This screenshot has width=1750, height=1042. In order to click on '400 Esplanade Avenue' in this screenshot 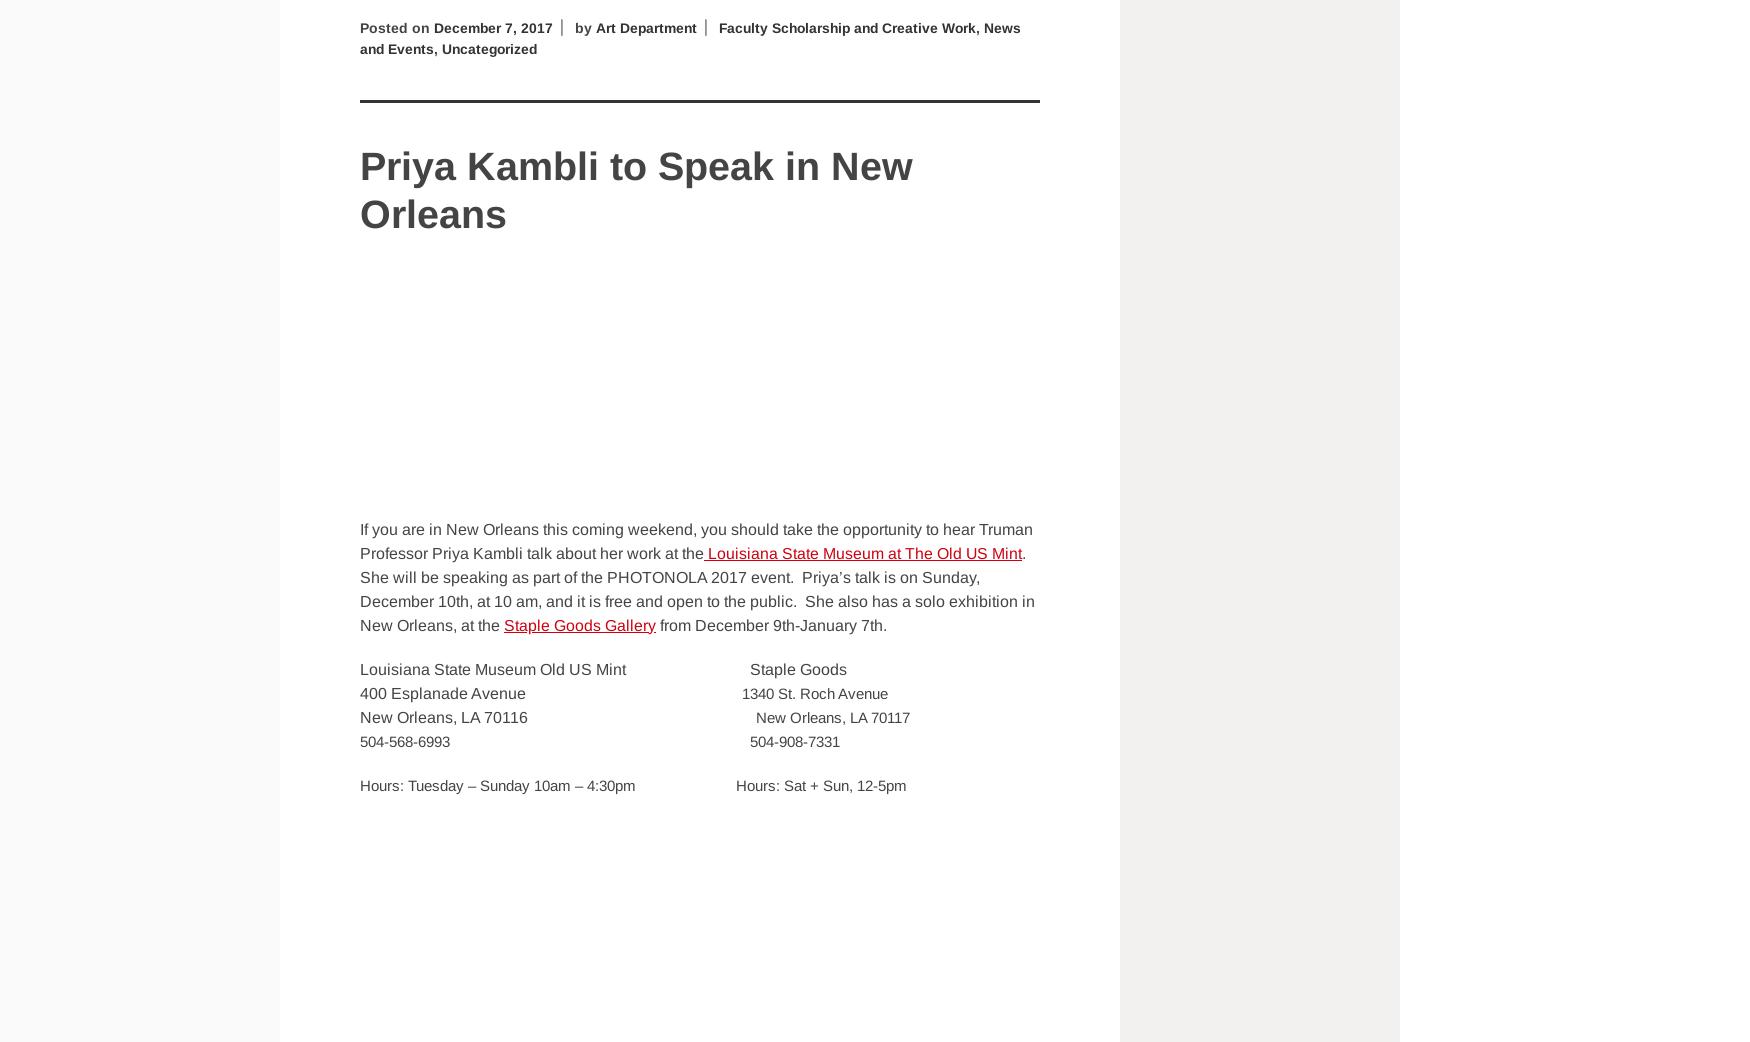, I will do `click(550, 692)`.